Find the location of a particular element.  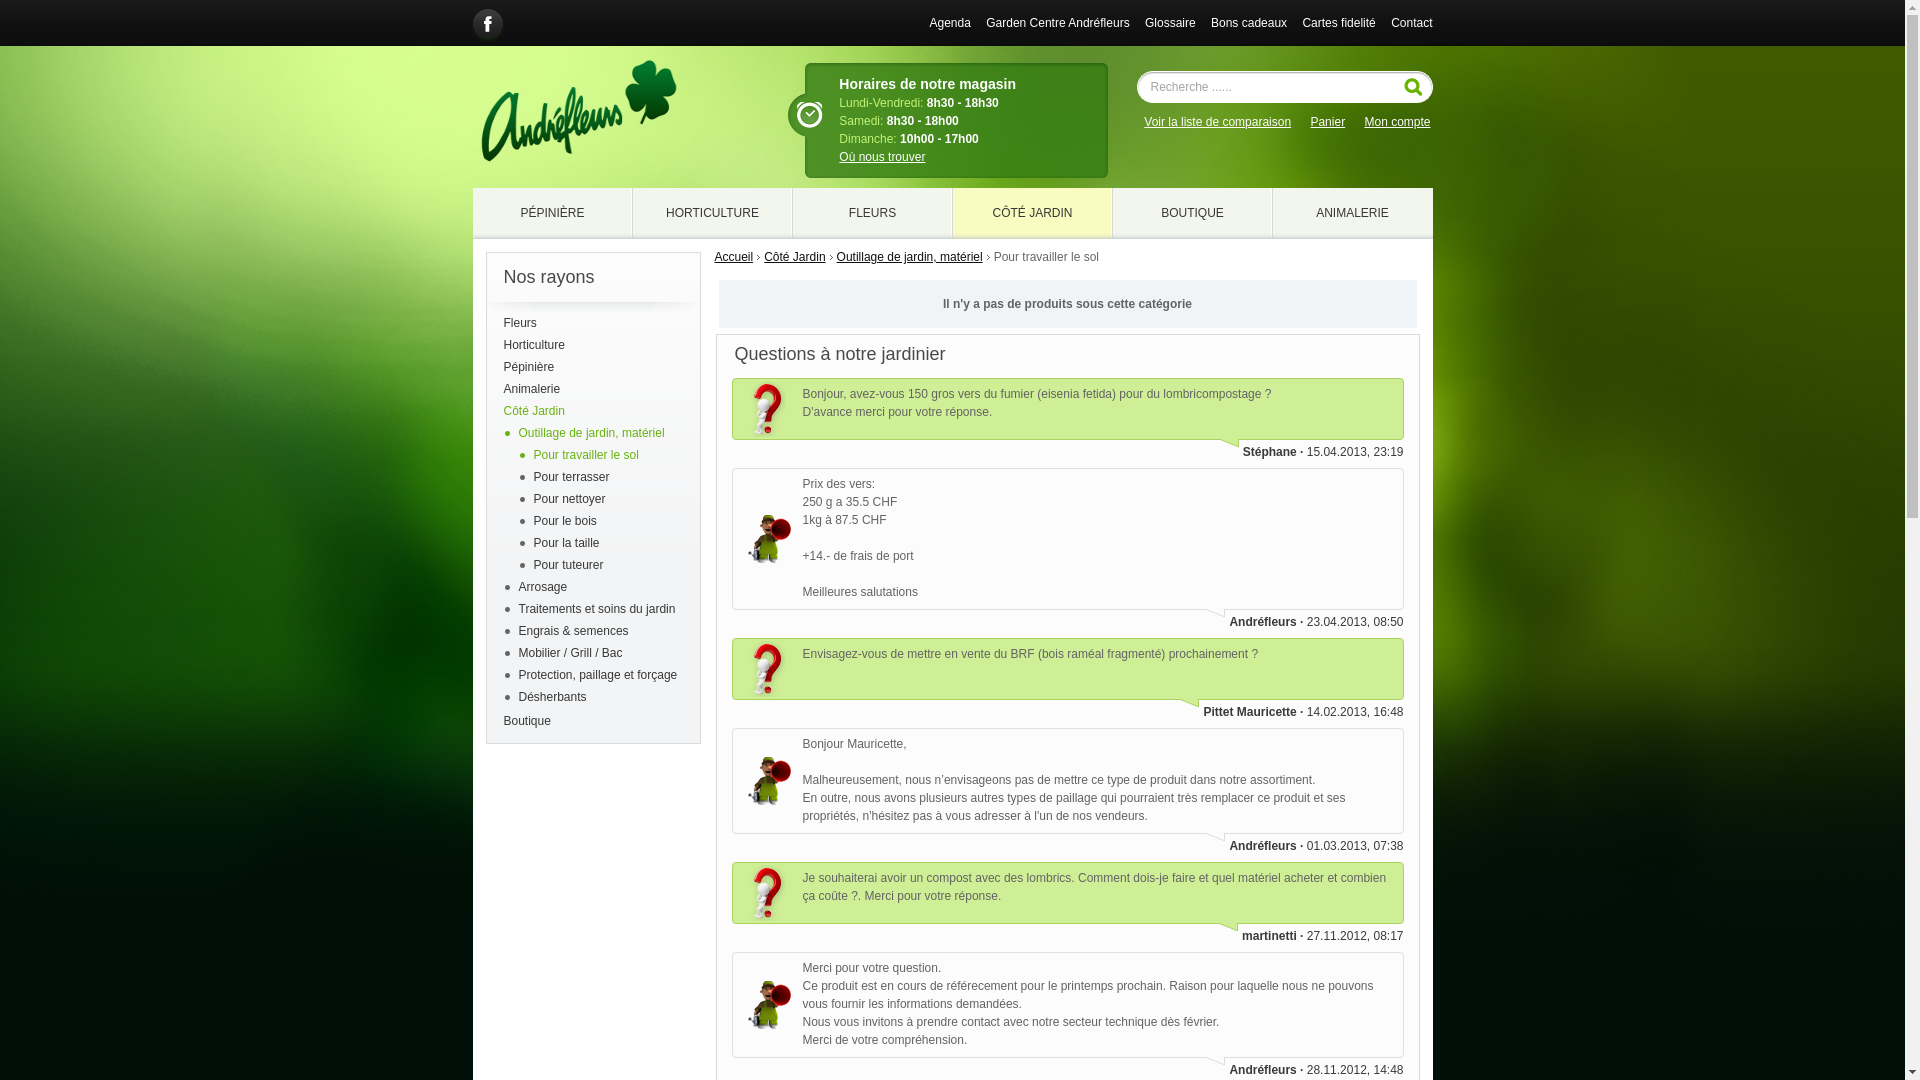

'Panier' is located at coordinates (1327, 122).